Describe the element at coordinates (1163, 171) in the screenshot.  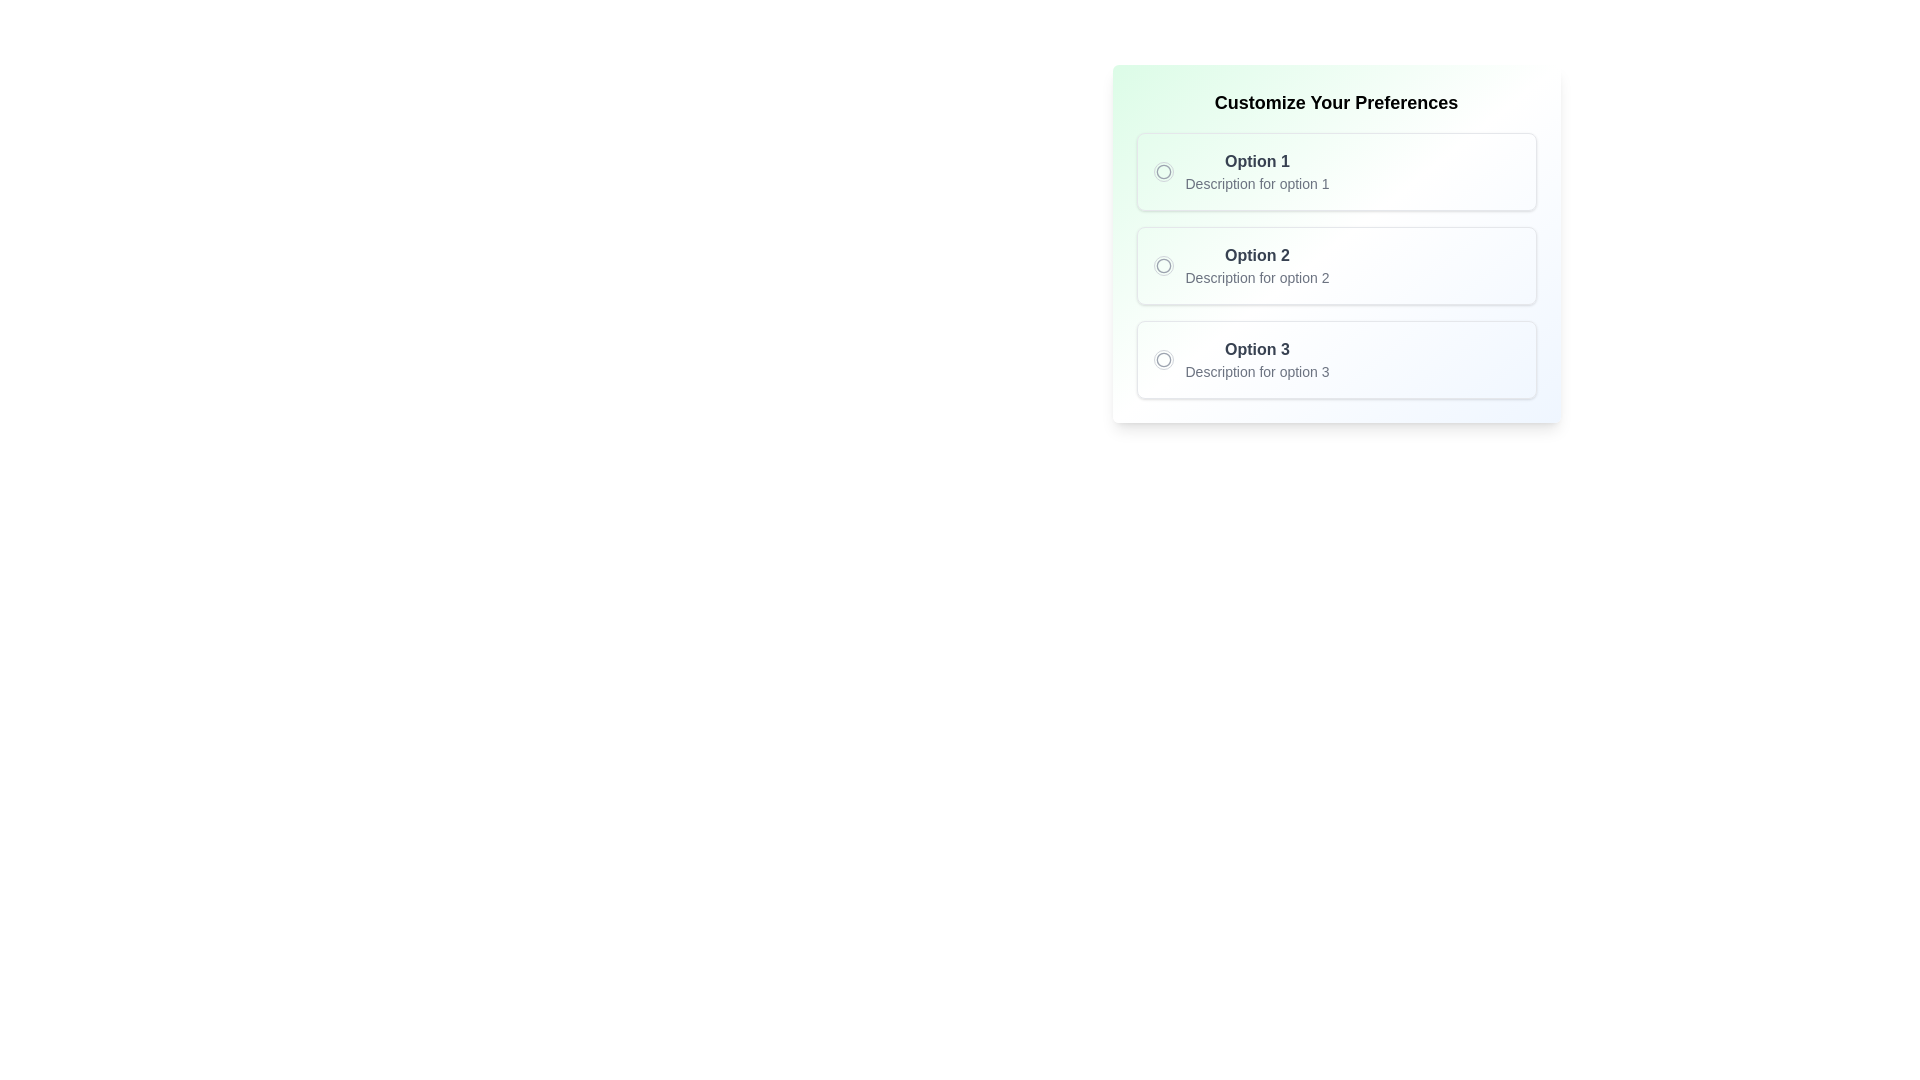
I see `the Circle graphic representing the first radio button option in the vertical group to focus it` at that location.